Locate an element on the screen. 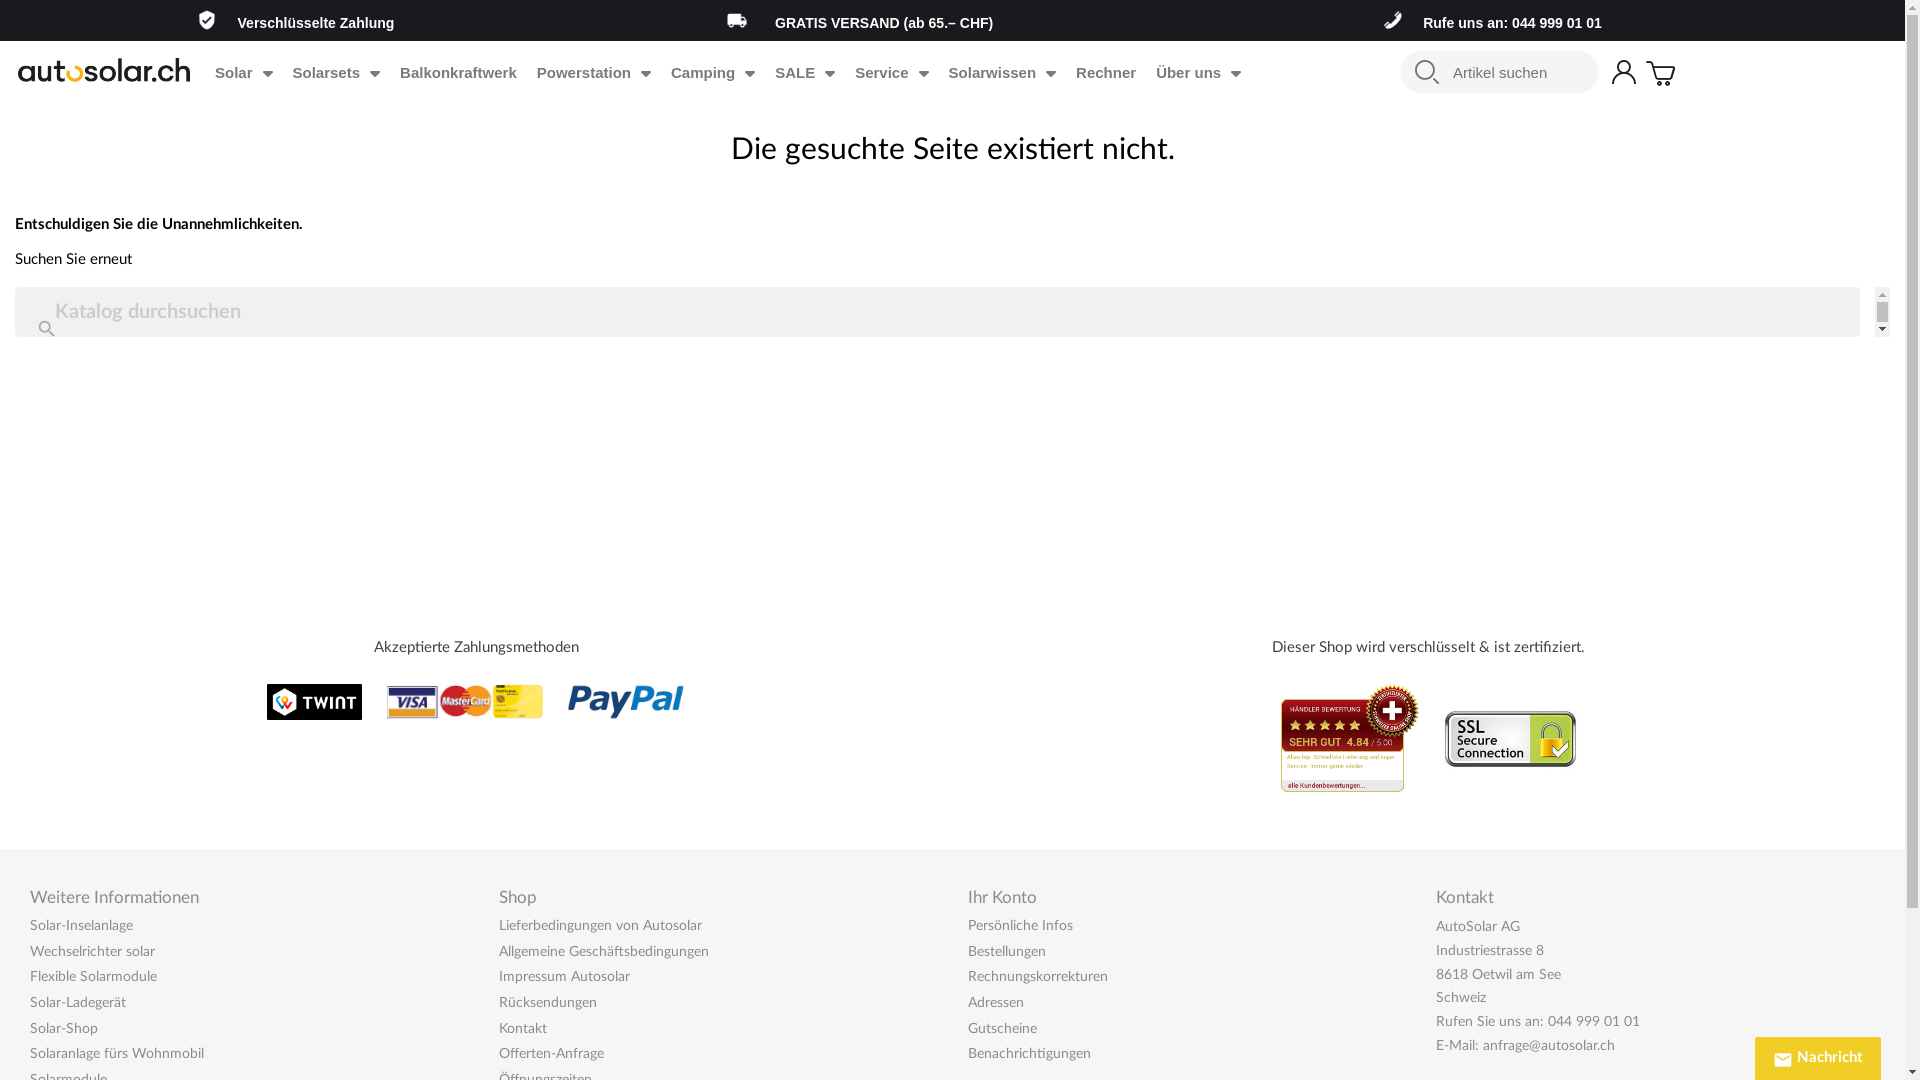 The image size is (1920, 1080). 'Kontakt' is located at coordinates (523, 1029).